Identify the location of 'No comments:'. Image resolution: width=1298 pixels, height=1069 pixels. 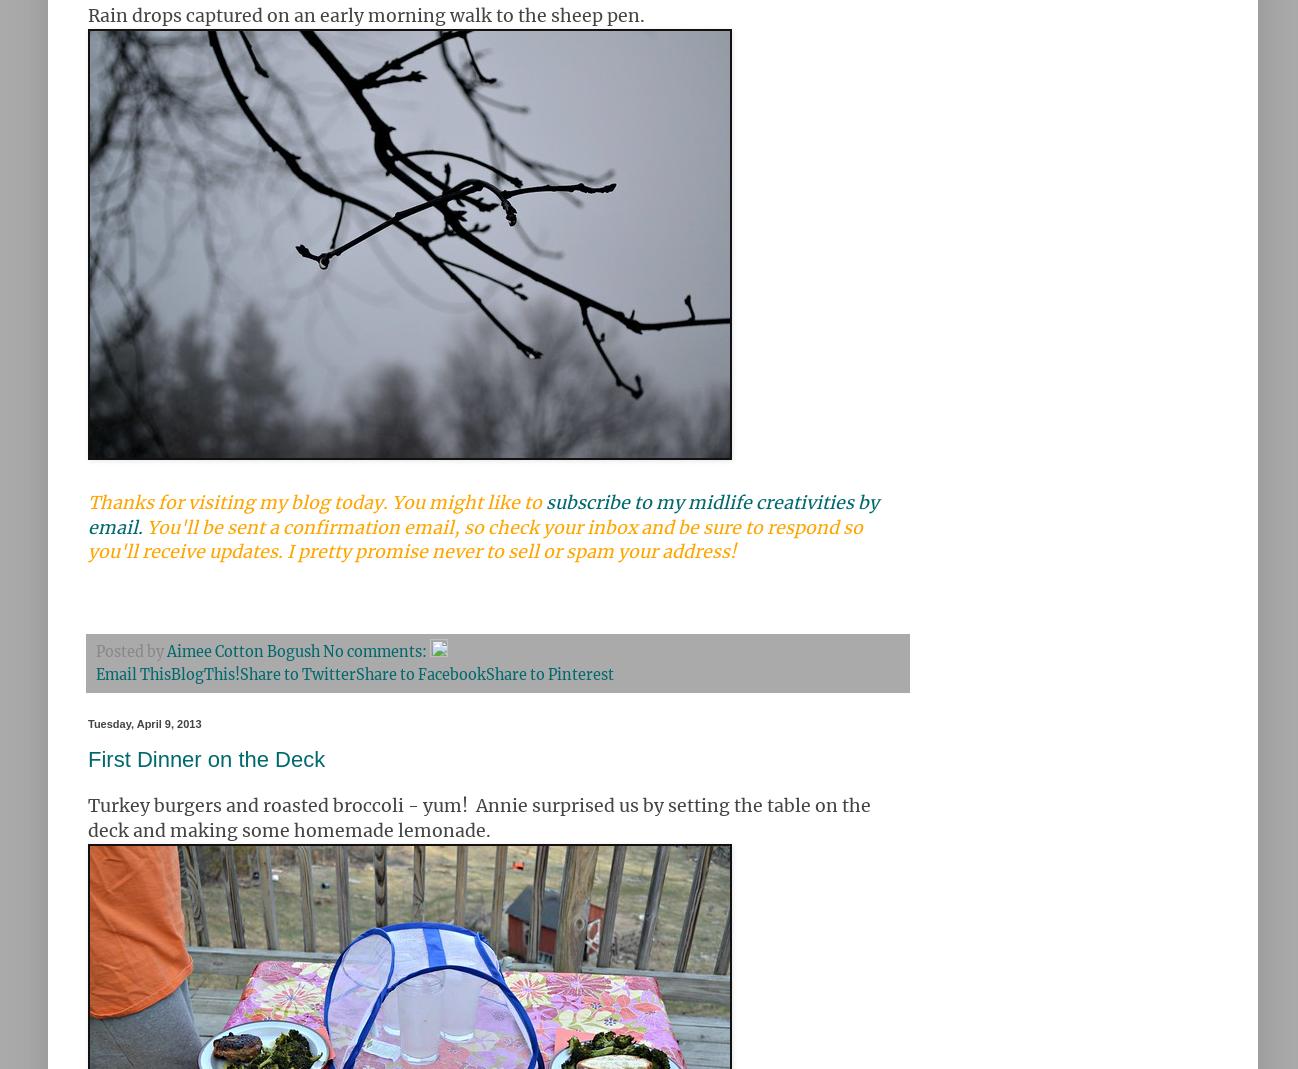
(321, 650).